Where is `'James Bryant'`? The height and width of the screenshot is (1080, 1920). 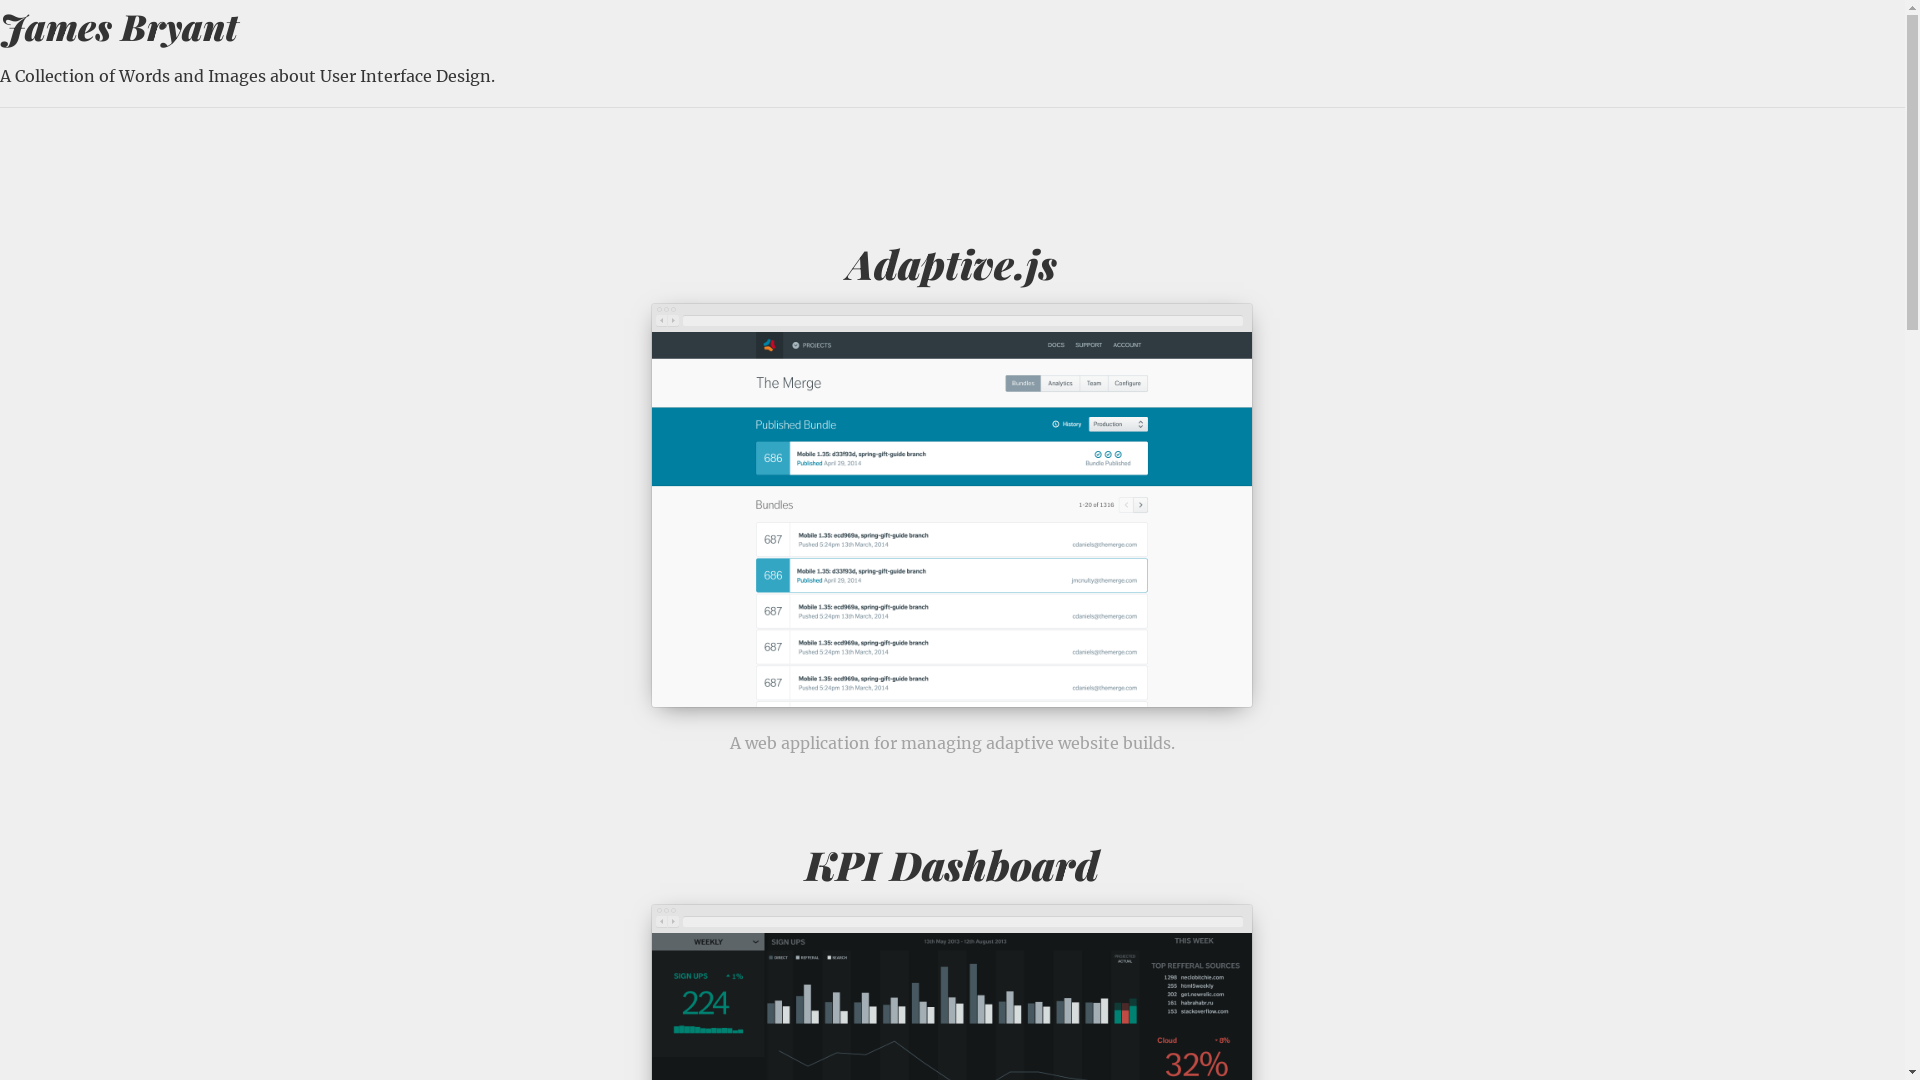
'James Bryant' is located at coordinates (0, 26).